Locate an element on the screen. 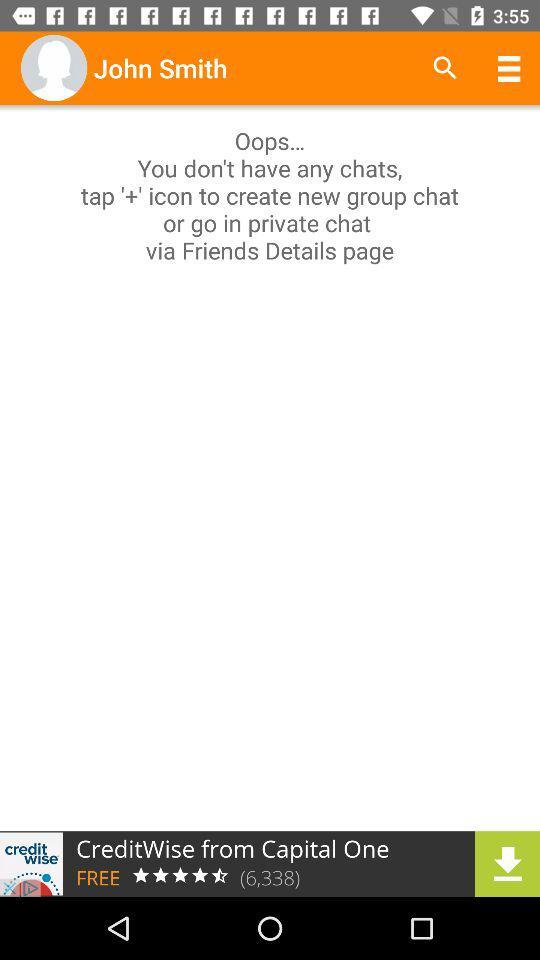 The height and width of the screenshot is (960, 540). advertisement from outside source is located at coordinates (270, 863).